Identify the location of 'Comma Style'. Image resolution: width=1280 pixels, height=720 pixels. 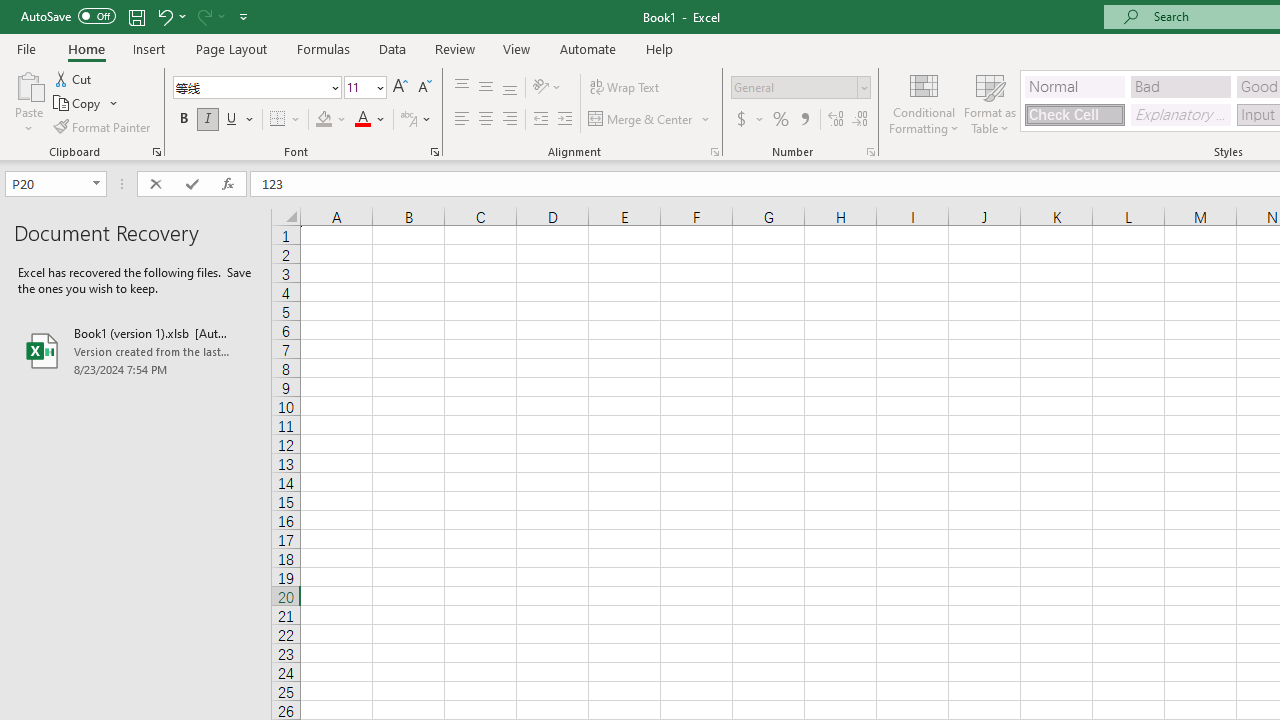
(805, 119).